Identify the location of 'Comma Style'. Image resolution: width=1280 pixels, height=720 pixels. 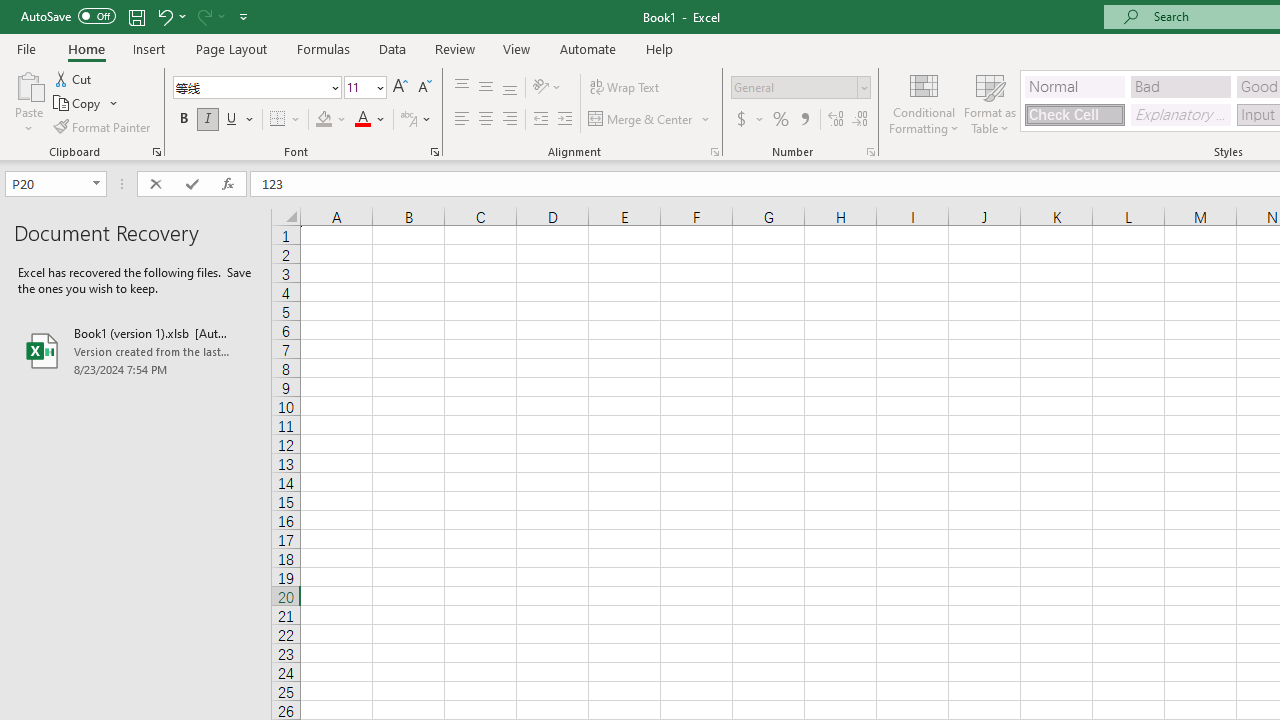
(805, 119).